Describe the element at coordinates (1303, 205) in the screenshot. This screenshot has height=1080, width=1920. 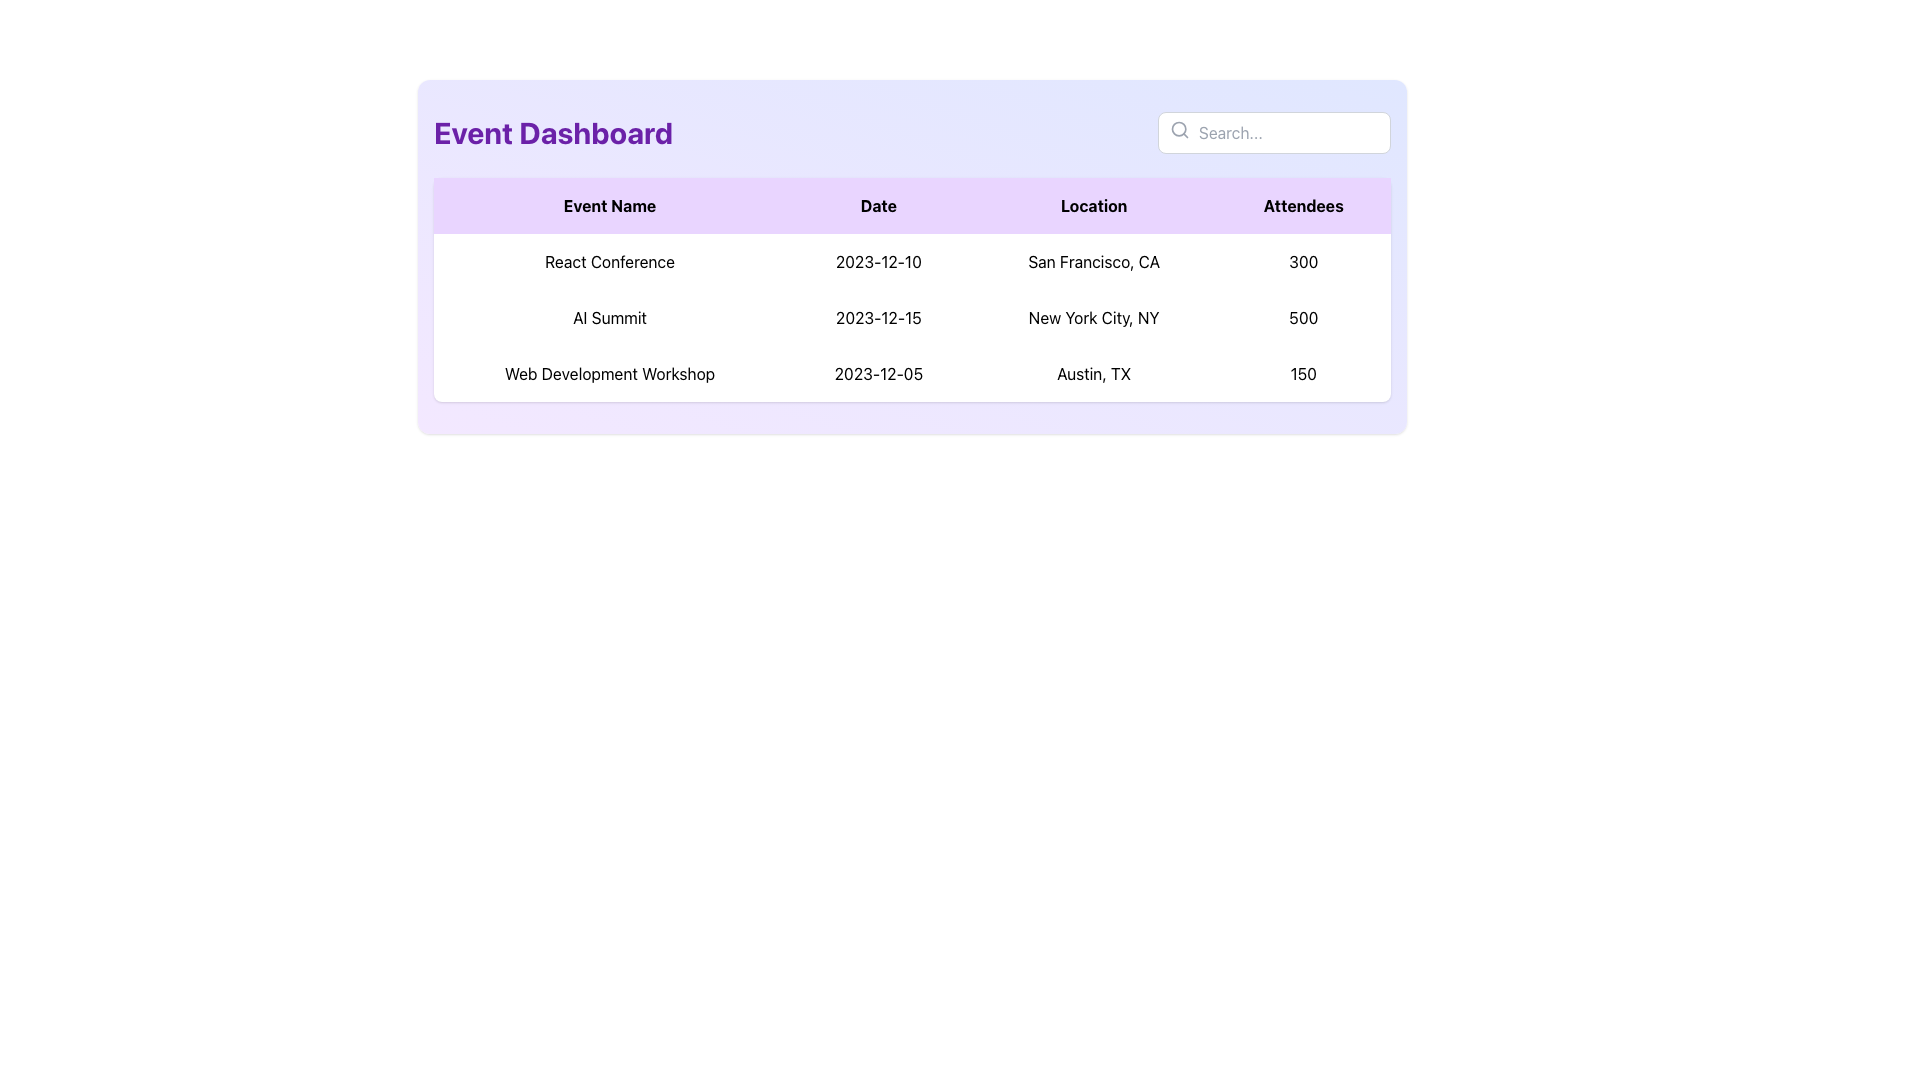
I see `the Table Header Cell labeled 'Attendees', which is styled with a violet background and bold black text, located in the fourth cell of the header row` at that location.